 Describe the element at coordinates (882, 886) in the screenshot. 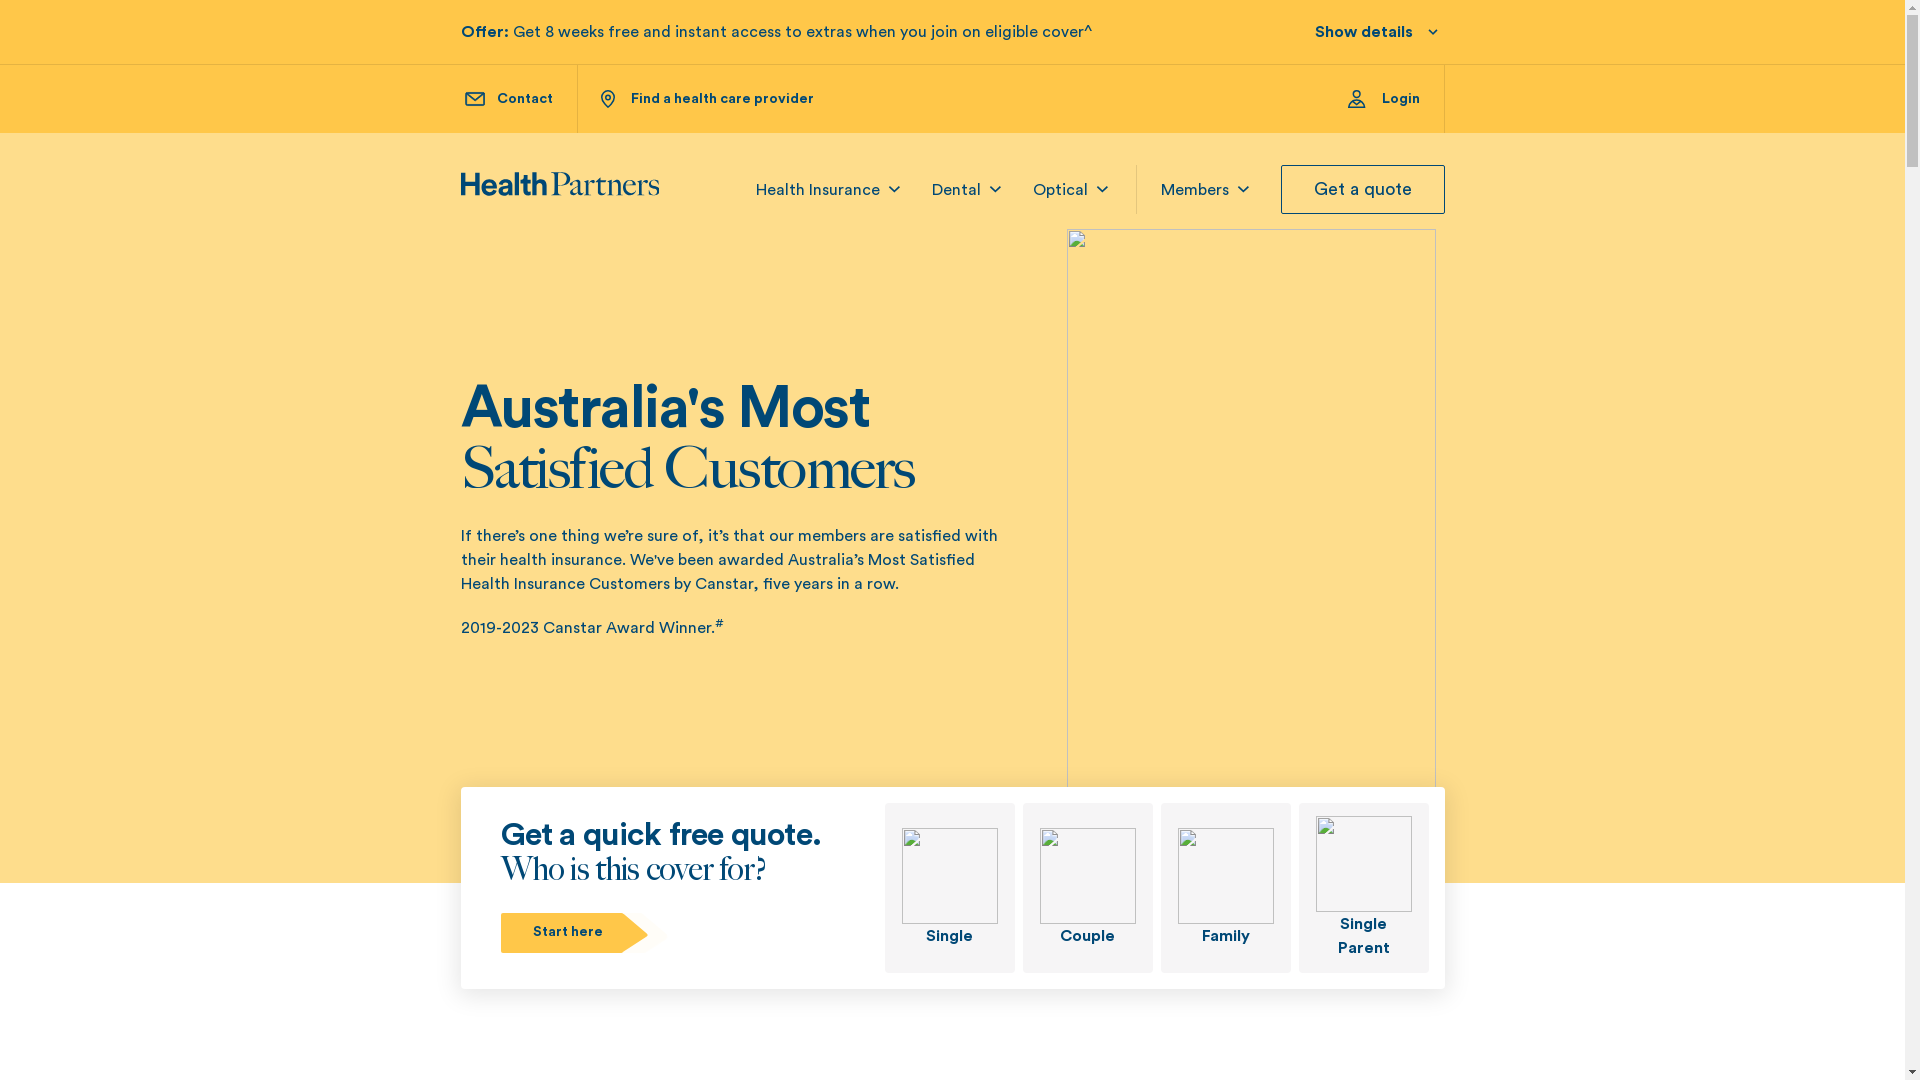

I see `'Single'` at that location.